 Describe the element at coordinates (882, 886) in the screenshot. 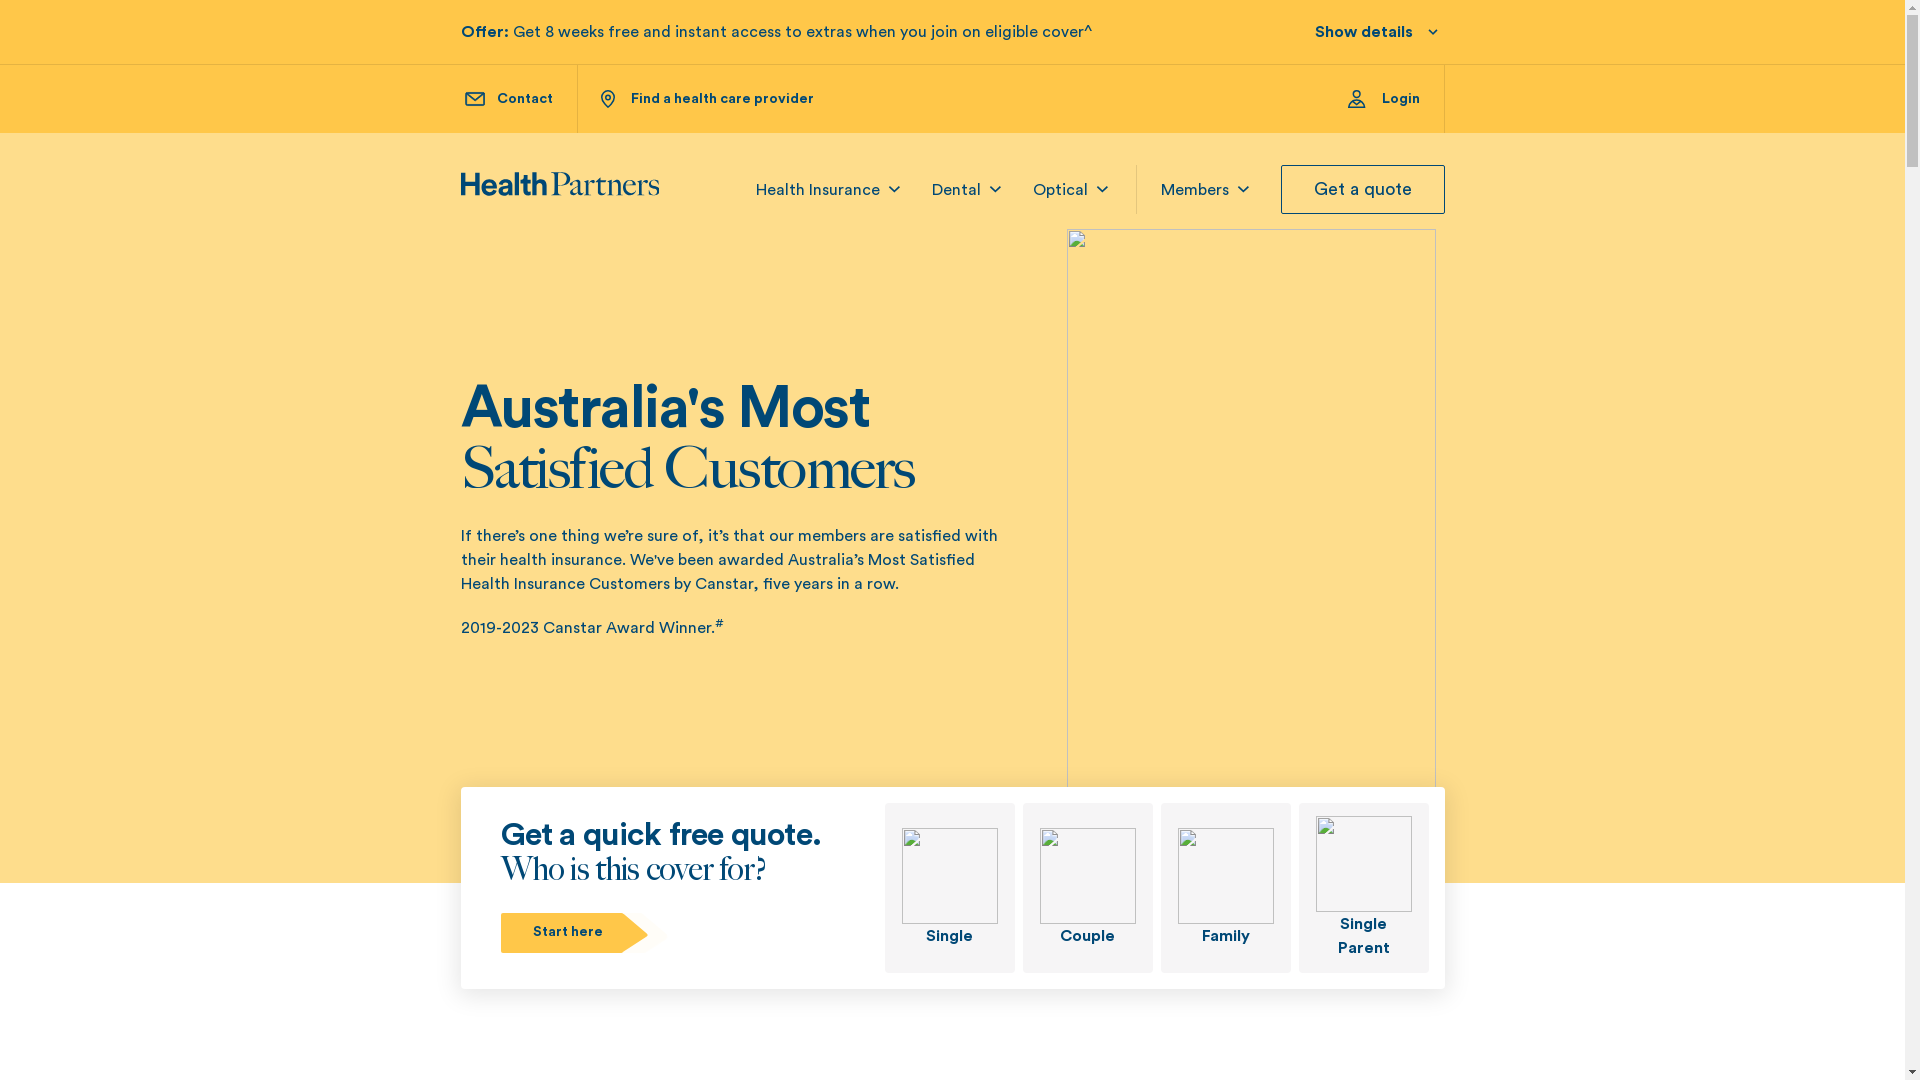

I see `'Single'` at that location.